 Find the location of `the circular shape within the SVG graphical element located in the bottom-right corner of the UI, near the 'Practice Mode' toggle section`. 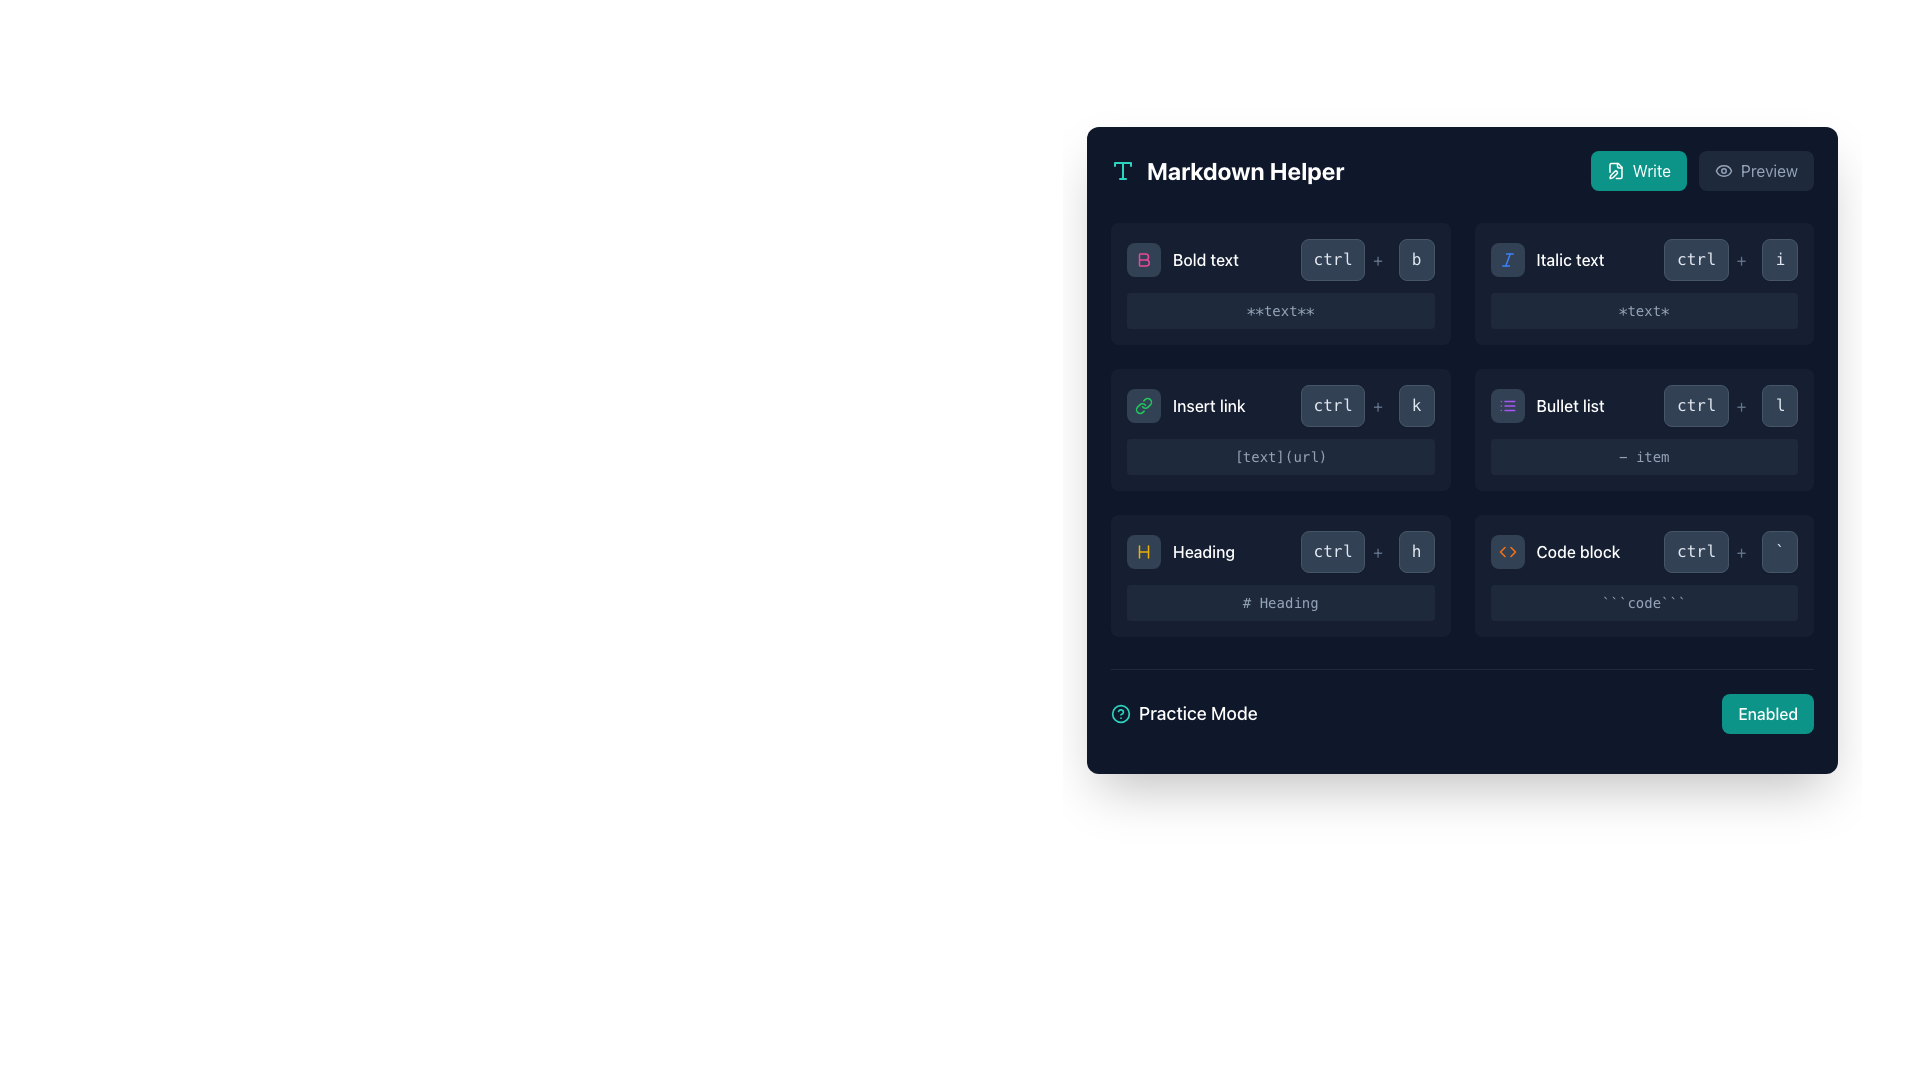

the circular shape within the SVG graphical element located in the bottom-right corner of the UI, near the 'Practice Mode' toggle section is located at coordinates (1121, 712).